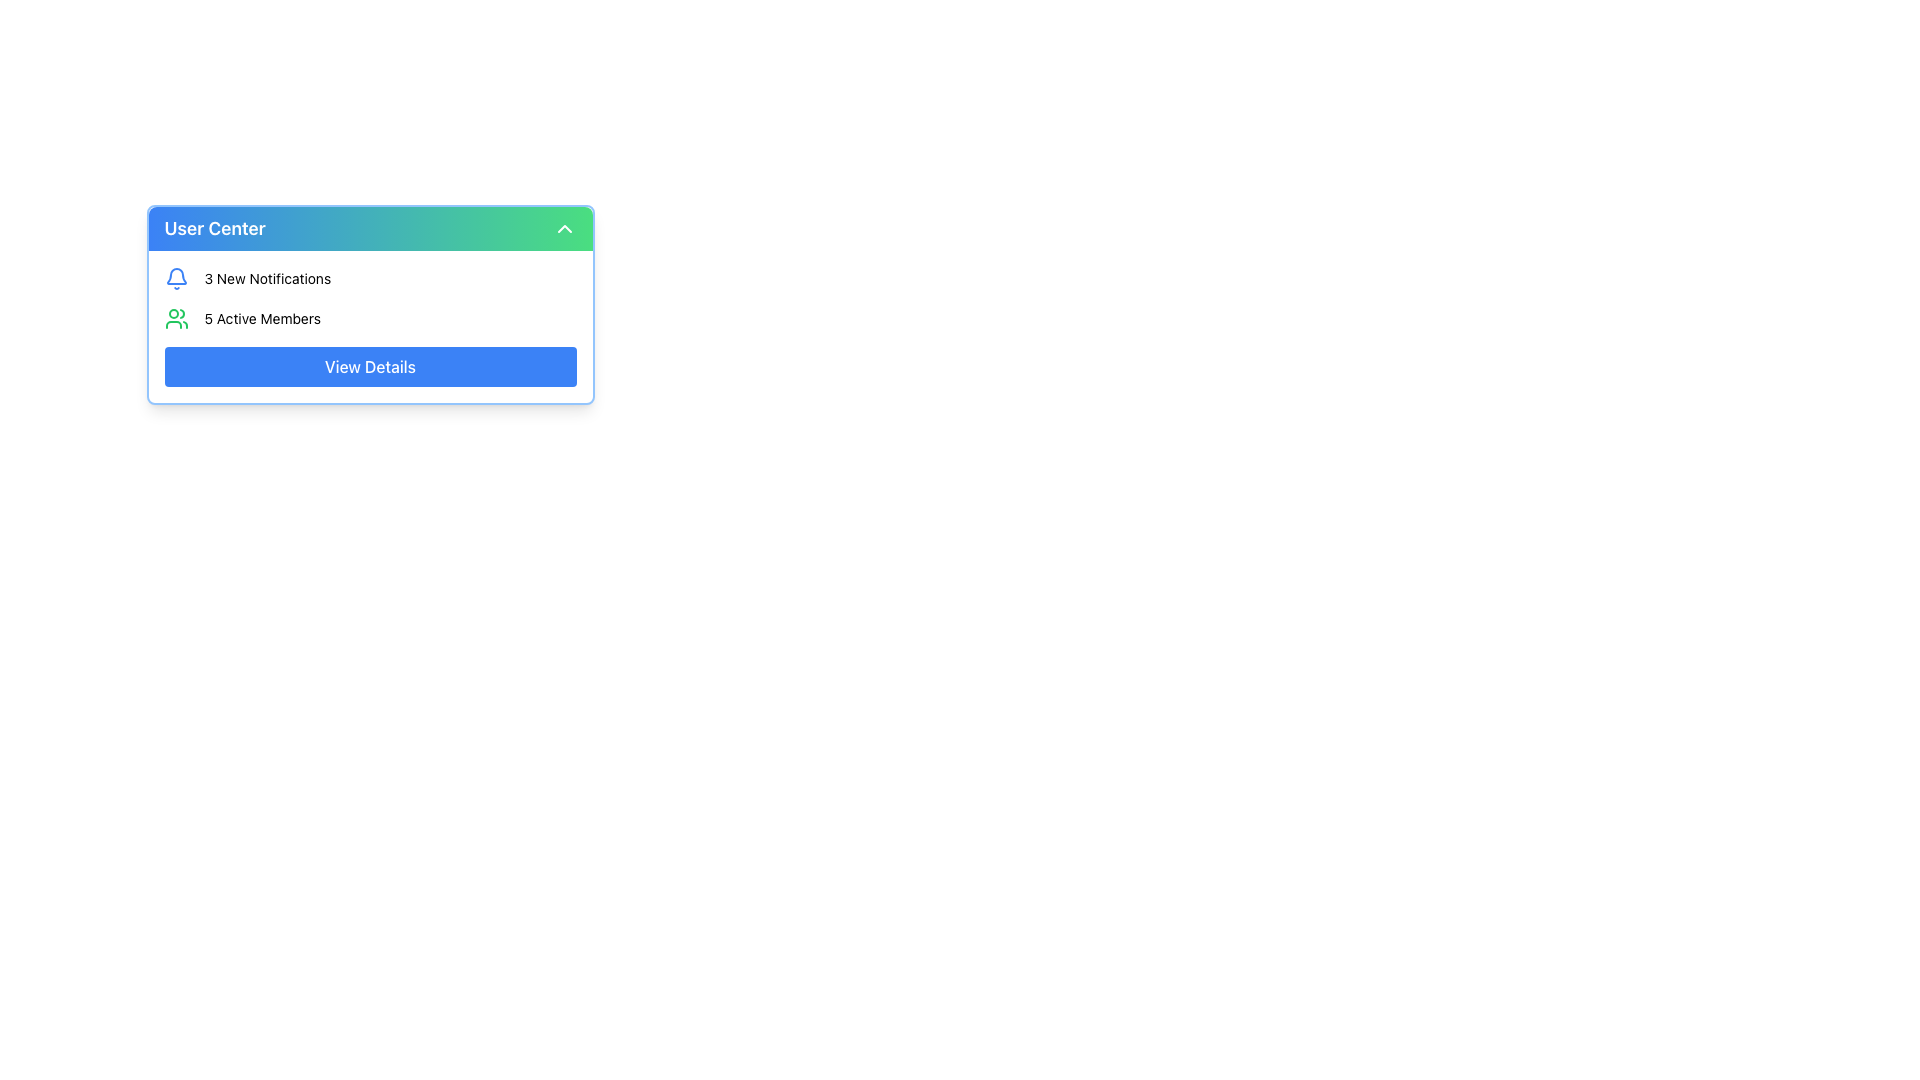  What do you see at coordinates (563, 227) in the screenshot?
I see `the chevron icon located in the upper right corner of the 'User Center' header` at bounding box center [563, 227].